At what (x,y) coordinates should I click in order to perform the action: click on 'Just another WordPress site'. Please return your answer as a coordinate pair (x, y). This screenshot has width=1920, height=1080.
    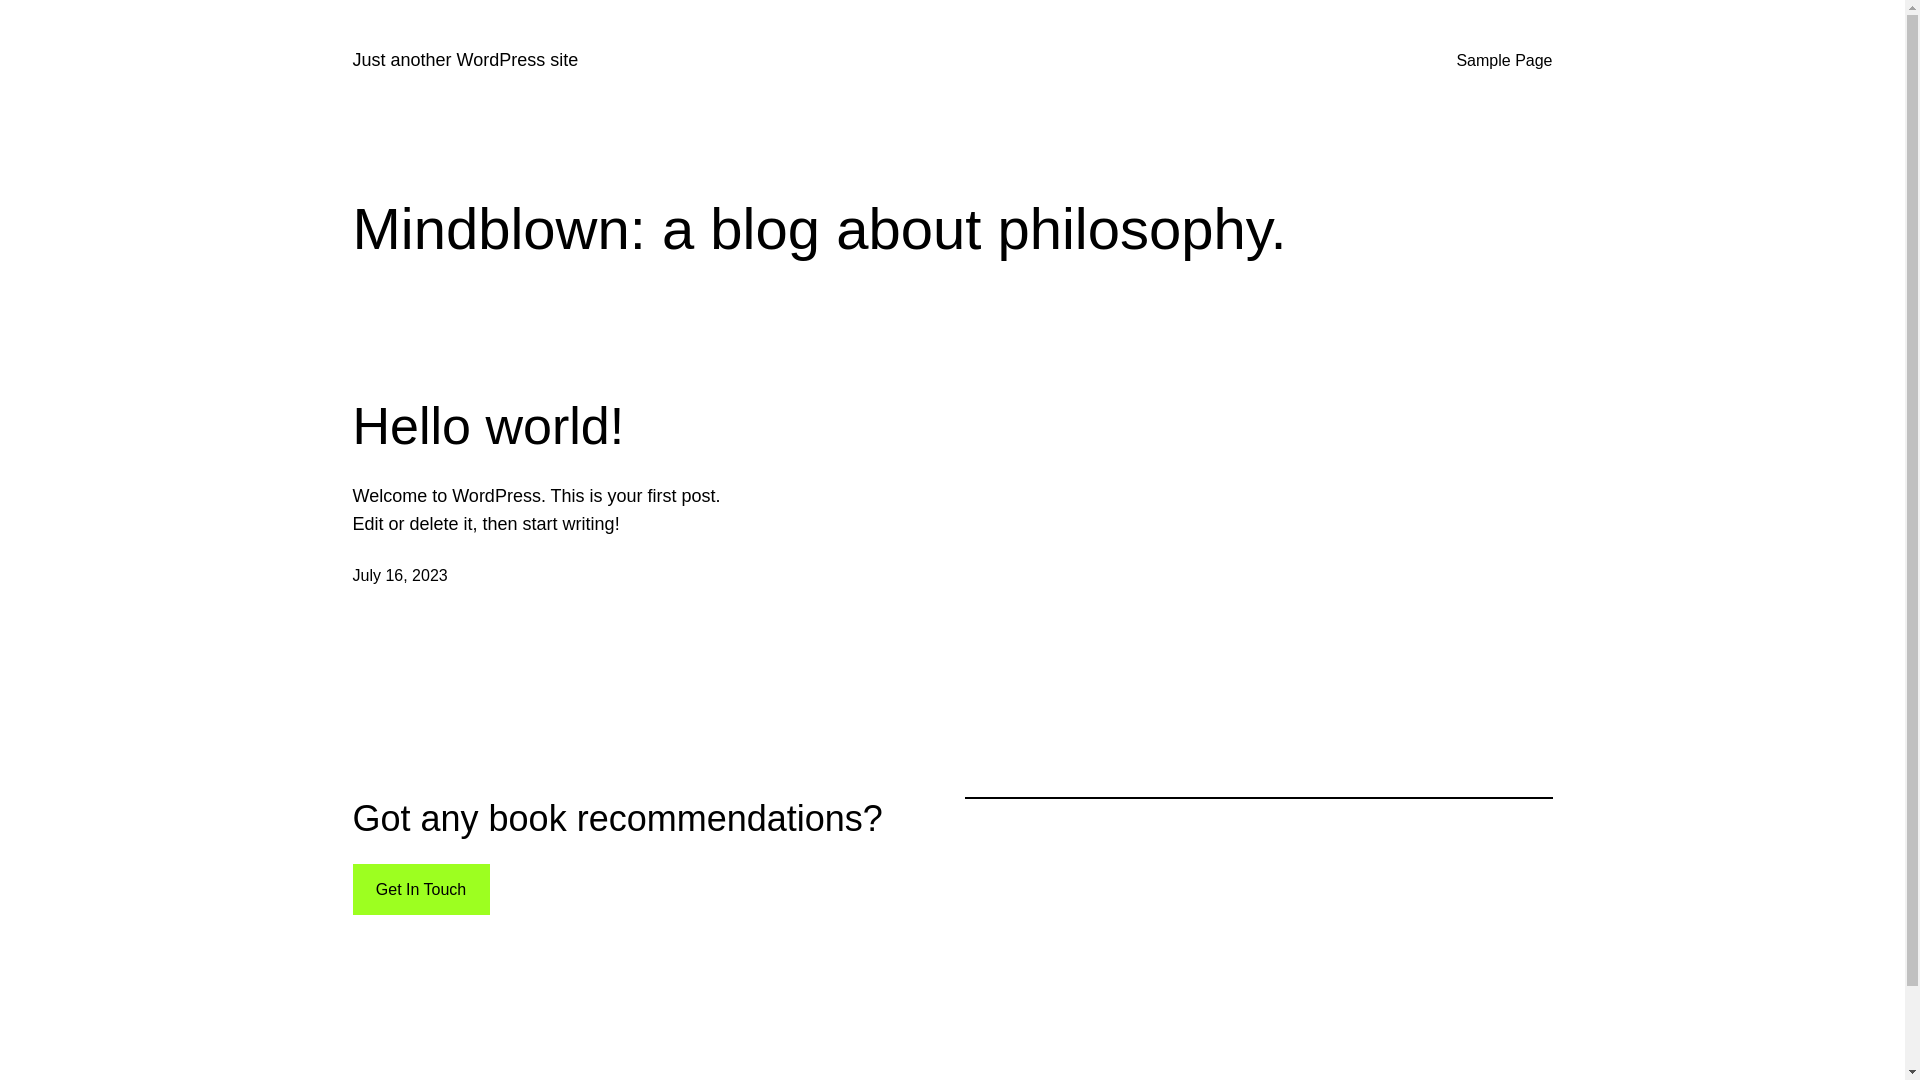
    Looking at the image, I should click on (464, 59).